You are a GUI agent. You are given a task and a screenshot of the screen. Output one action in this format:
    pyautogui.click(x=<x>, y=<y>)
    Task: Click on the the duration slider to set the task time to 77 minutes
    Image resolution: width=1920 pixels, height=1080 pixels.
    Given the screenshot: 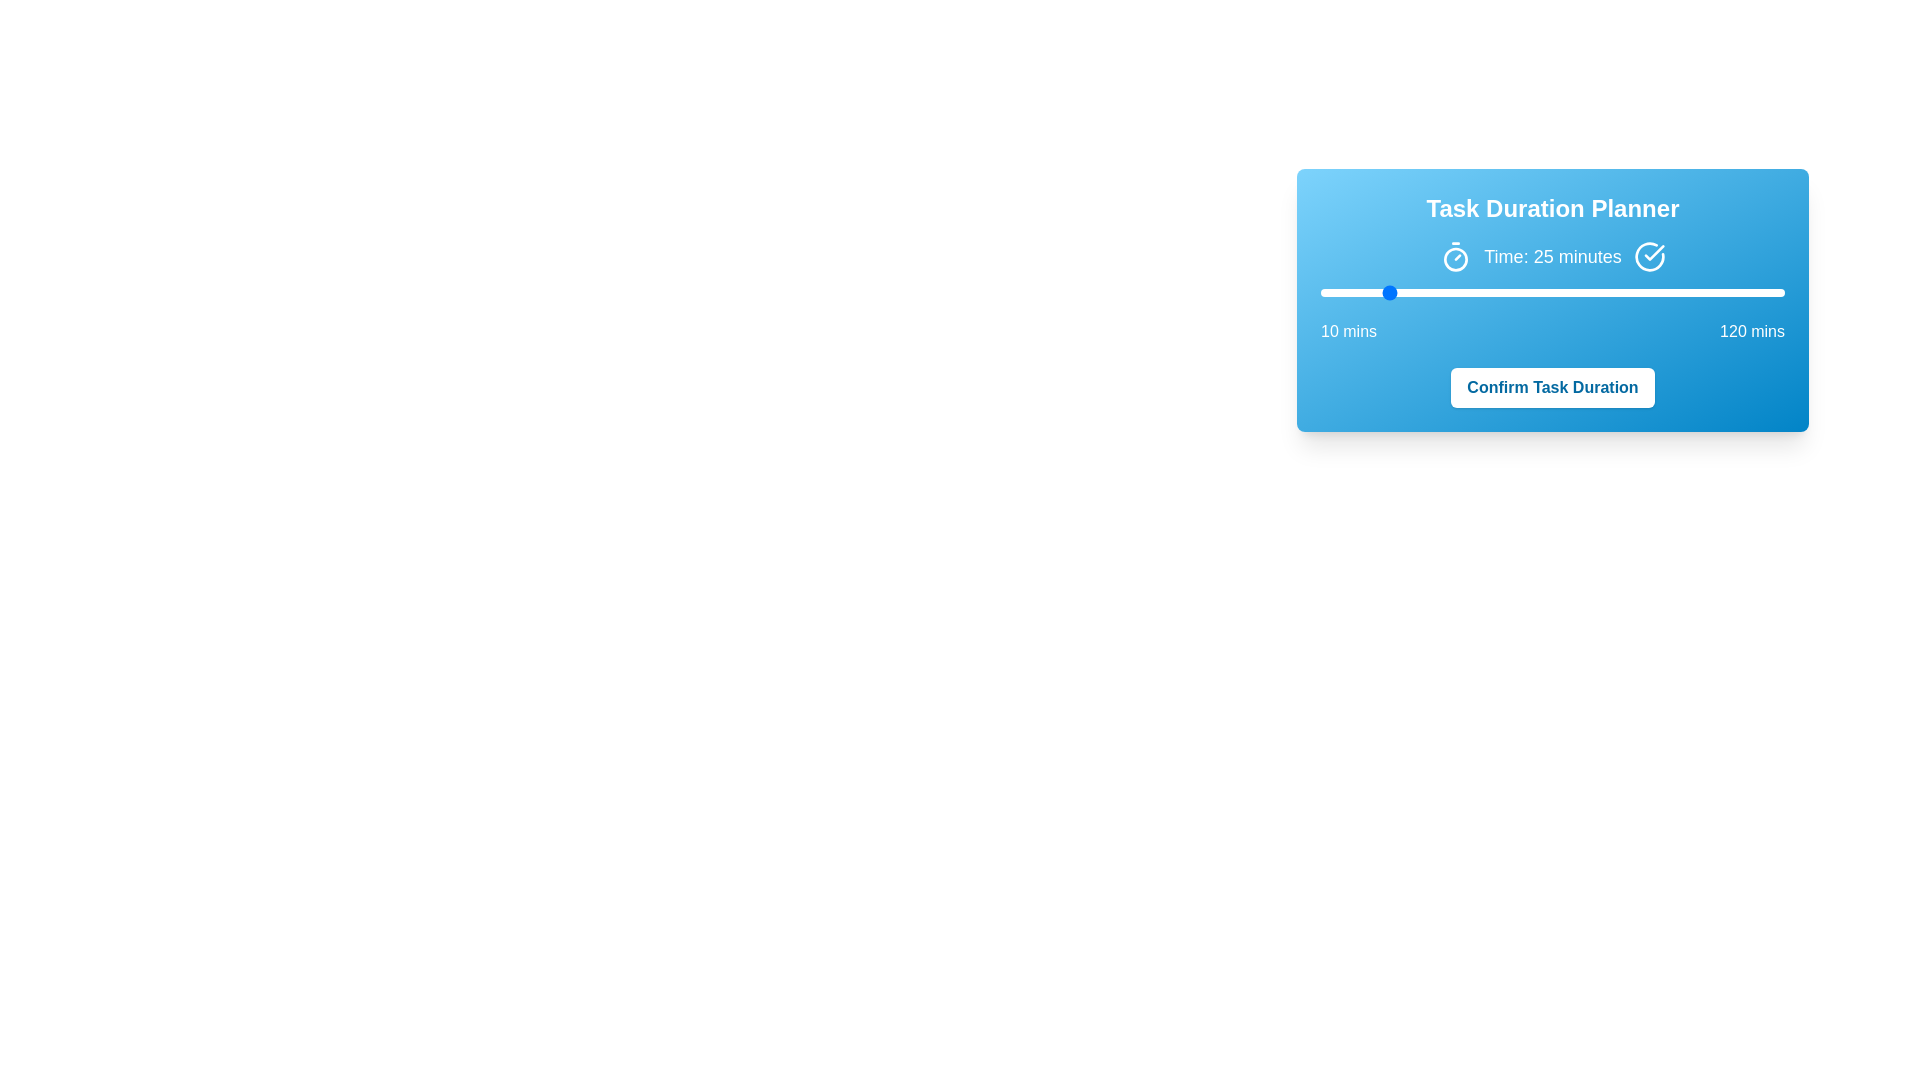 What is the action you would take?
    pyautogui.click(x=1603, y=293)
    